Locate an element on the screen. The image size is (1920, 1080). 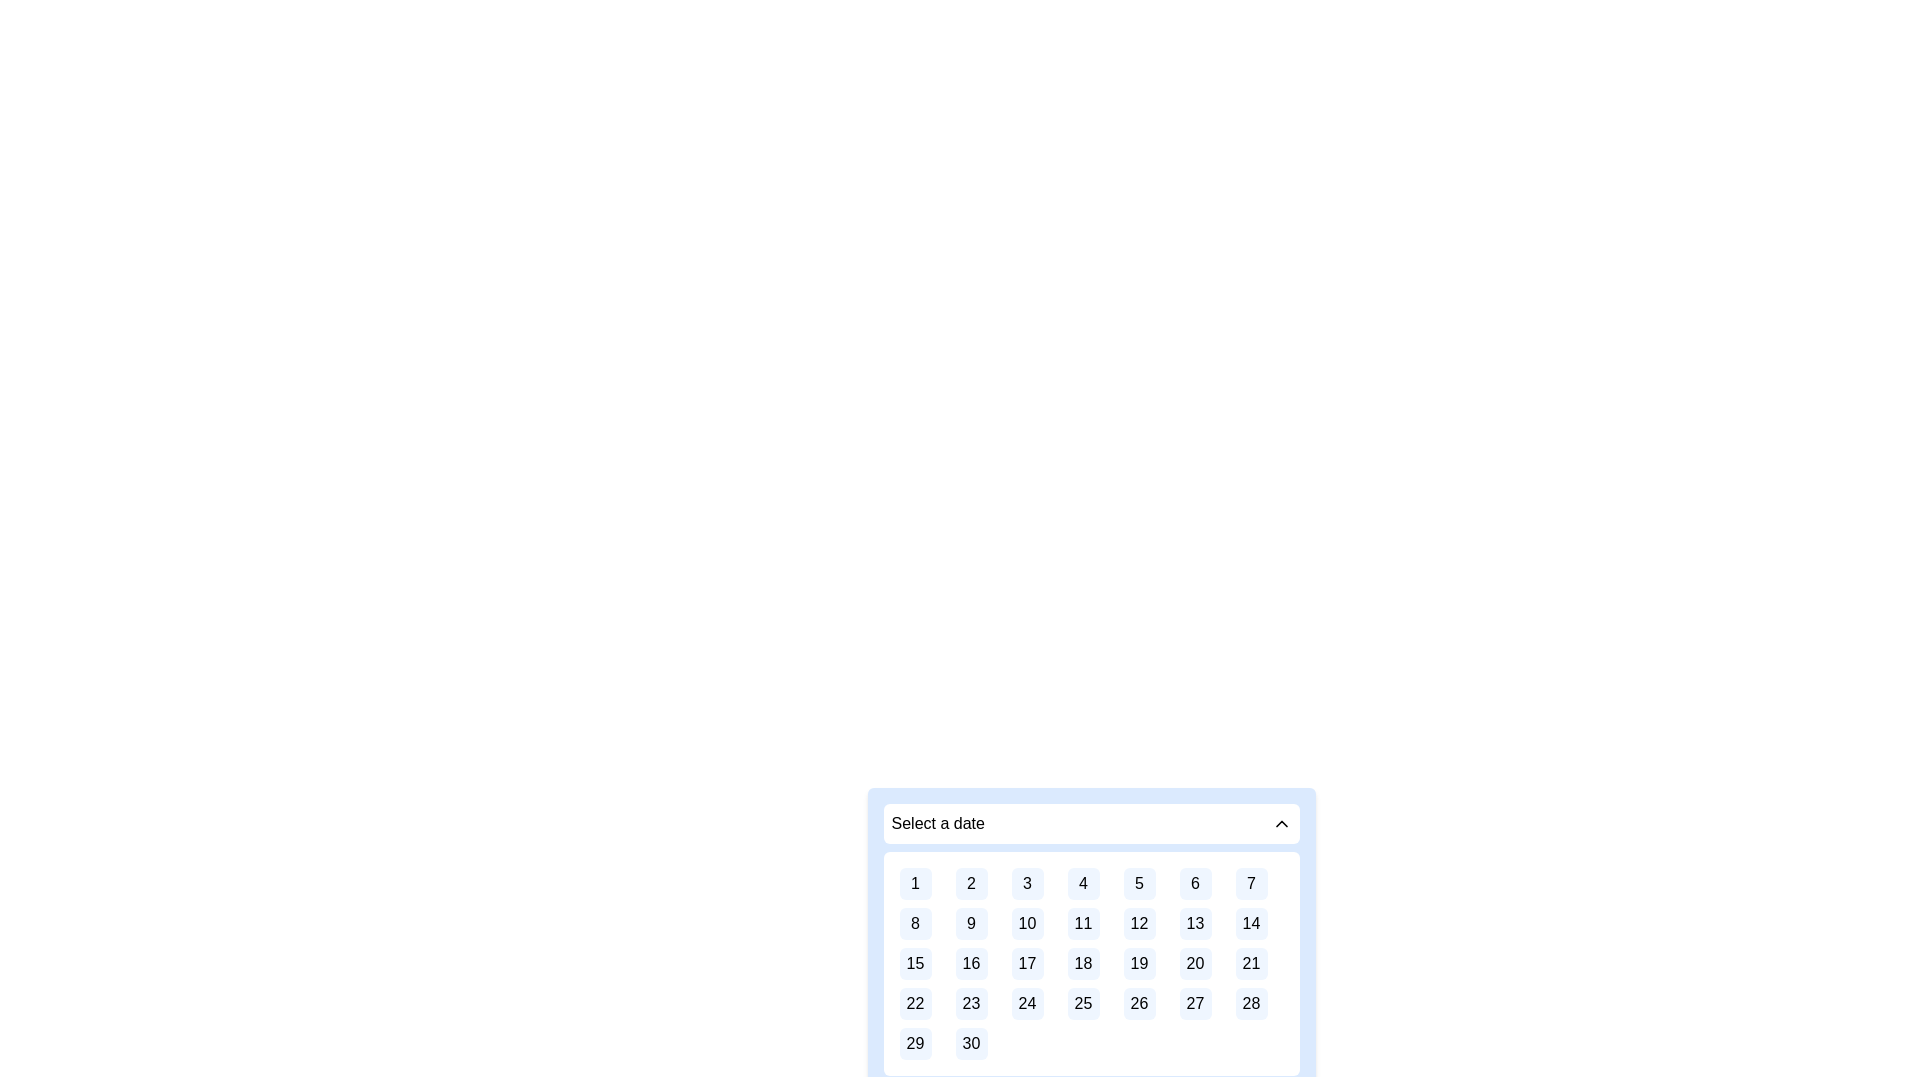
the blue square button with rounded borders displaying the number '9' in black font is located at coordinates (971, 924).